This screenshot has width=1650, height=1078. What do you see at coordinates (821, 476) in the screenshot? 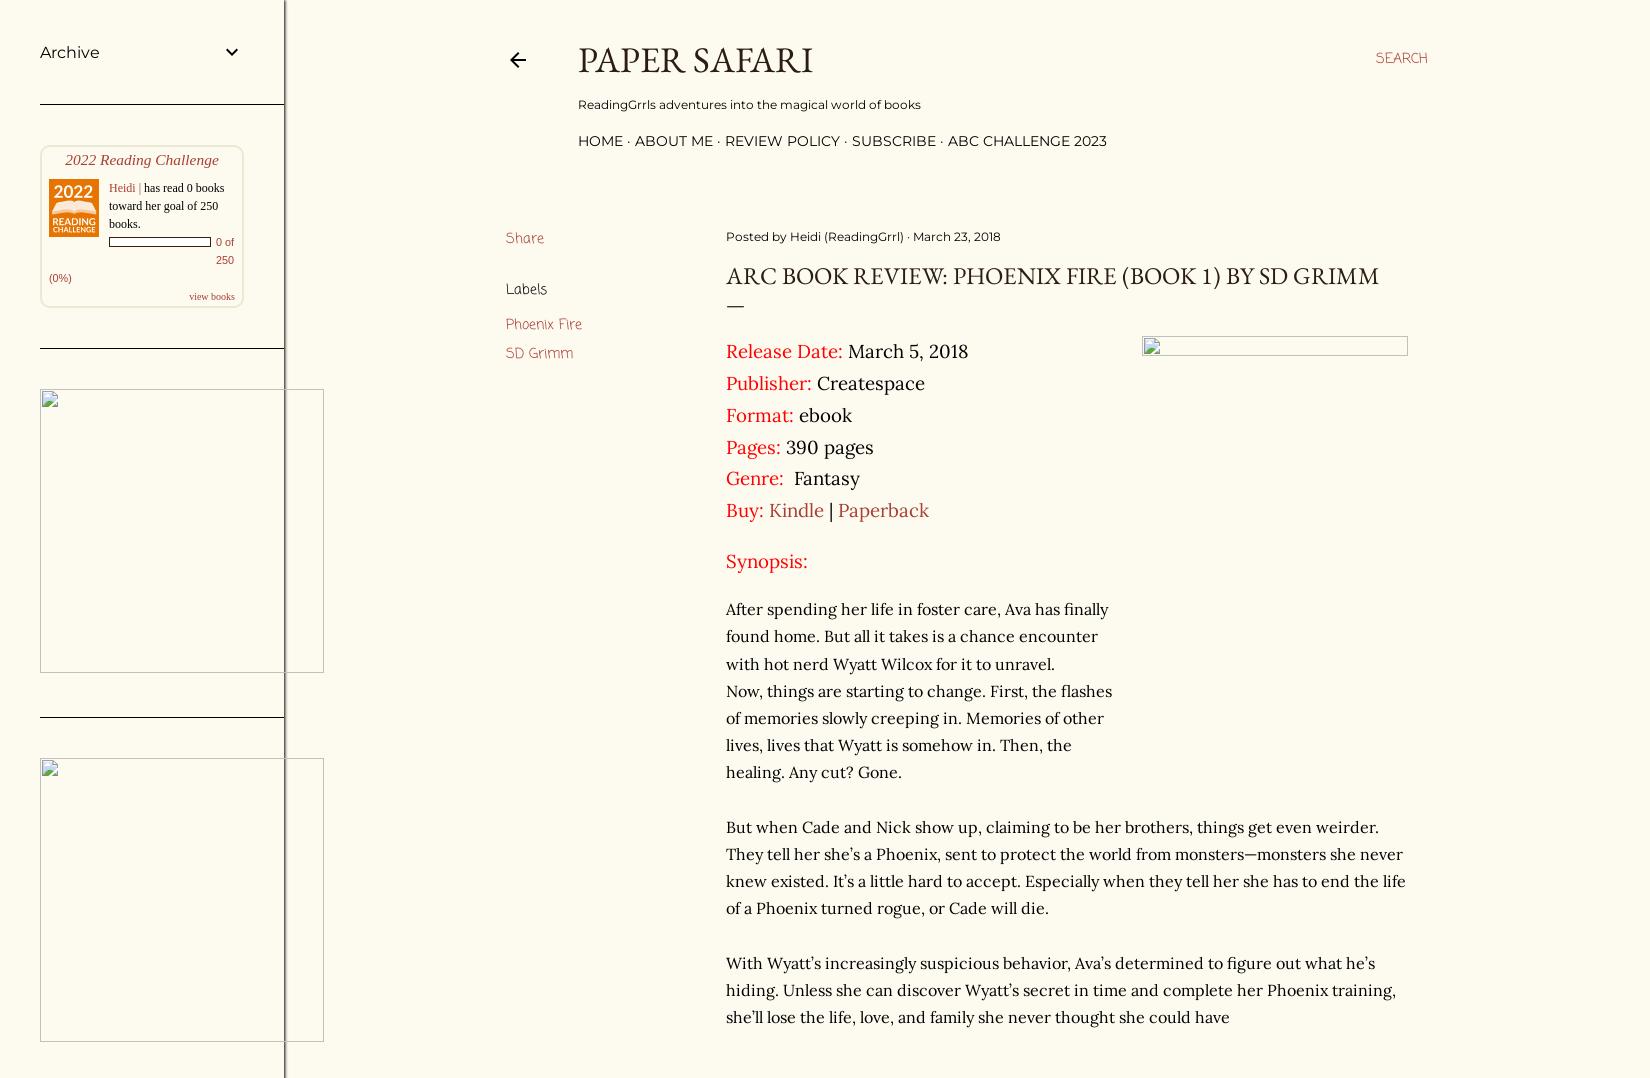
I see `'Fantasy'` at bounding box center [821, 476].